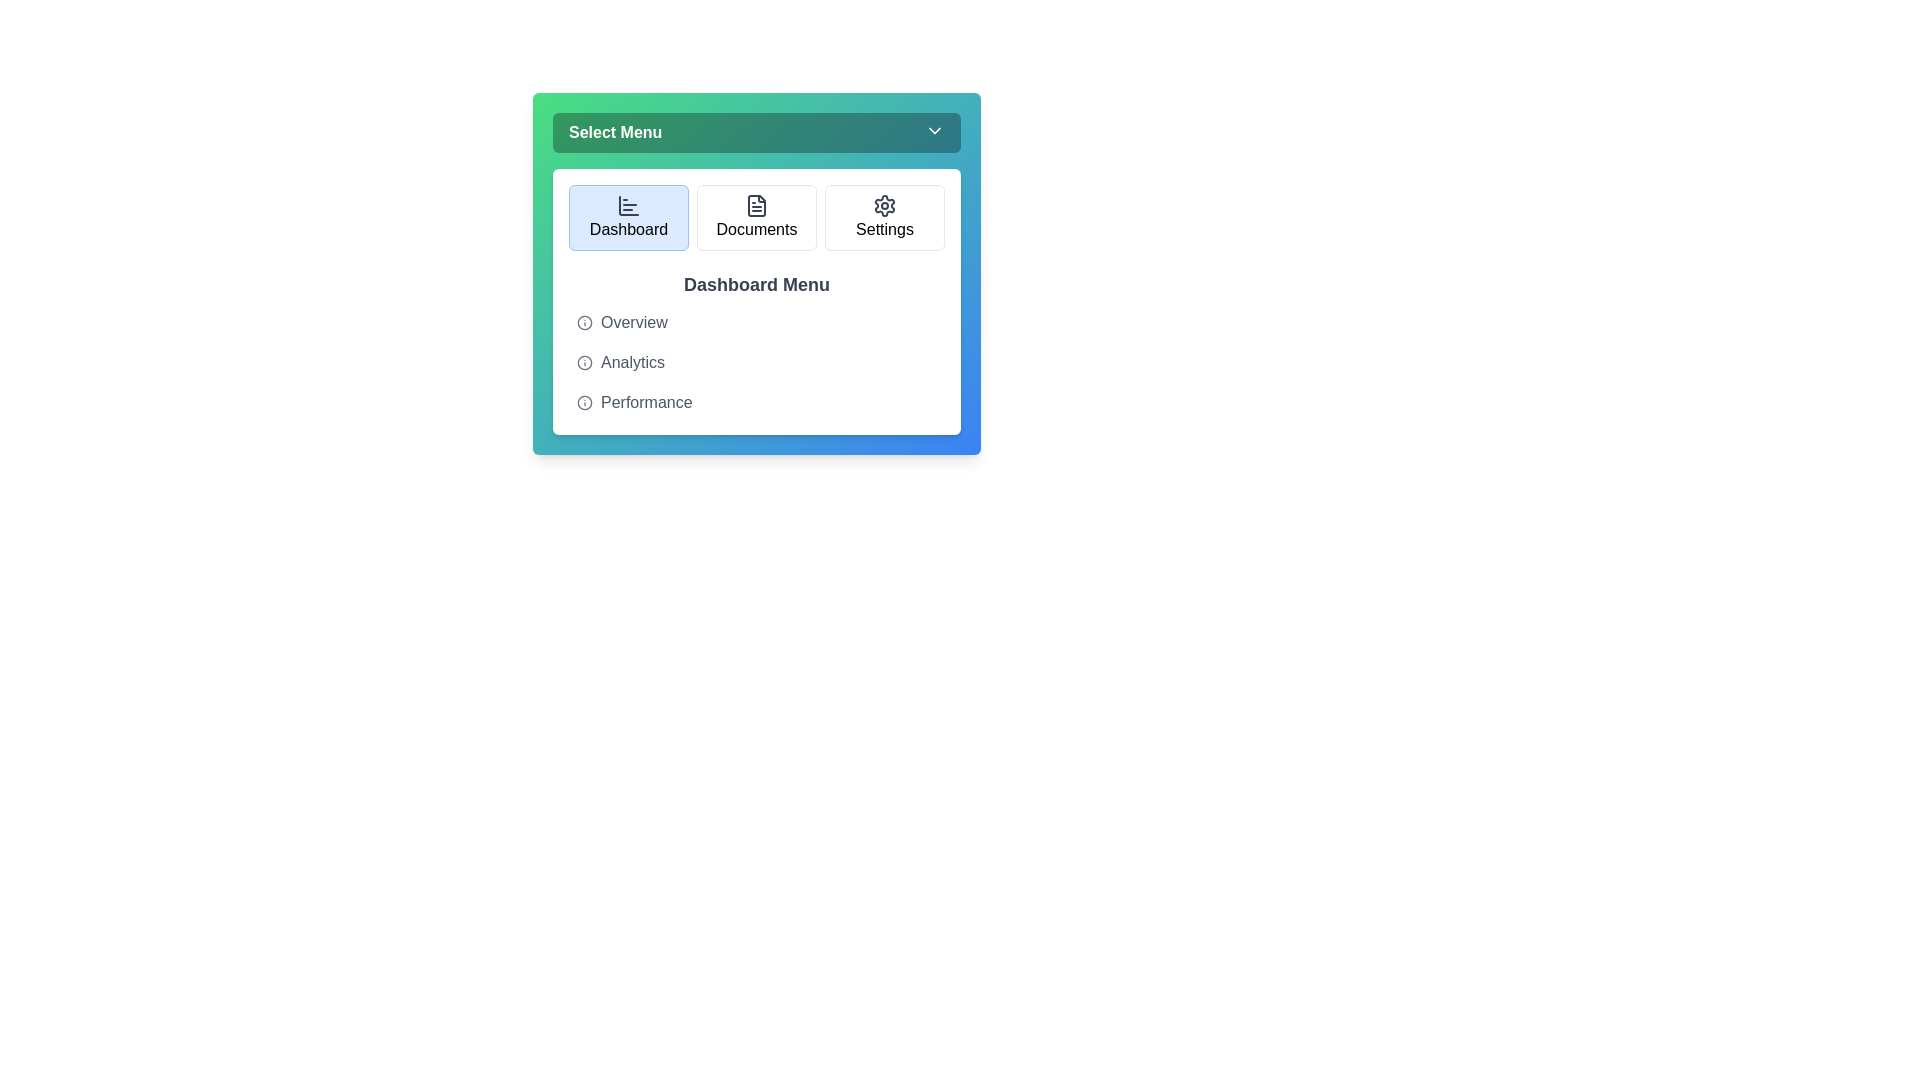 This screenshot has height=1080, width=1920. I want to click on the 'Settings' button, which is a rectangular button with rounded corners, displaying a gear icon and the text 'Settings' in the center, positioned below the 'Select Menu' heading, so click(883, 218).